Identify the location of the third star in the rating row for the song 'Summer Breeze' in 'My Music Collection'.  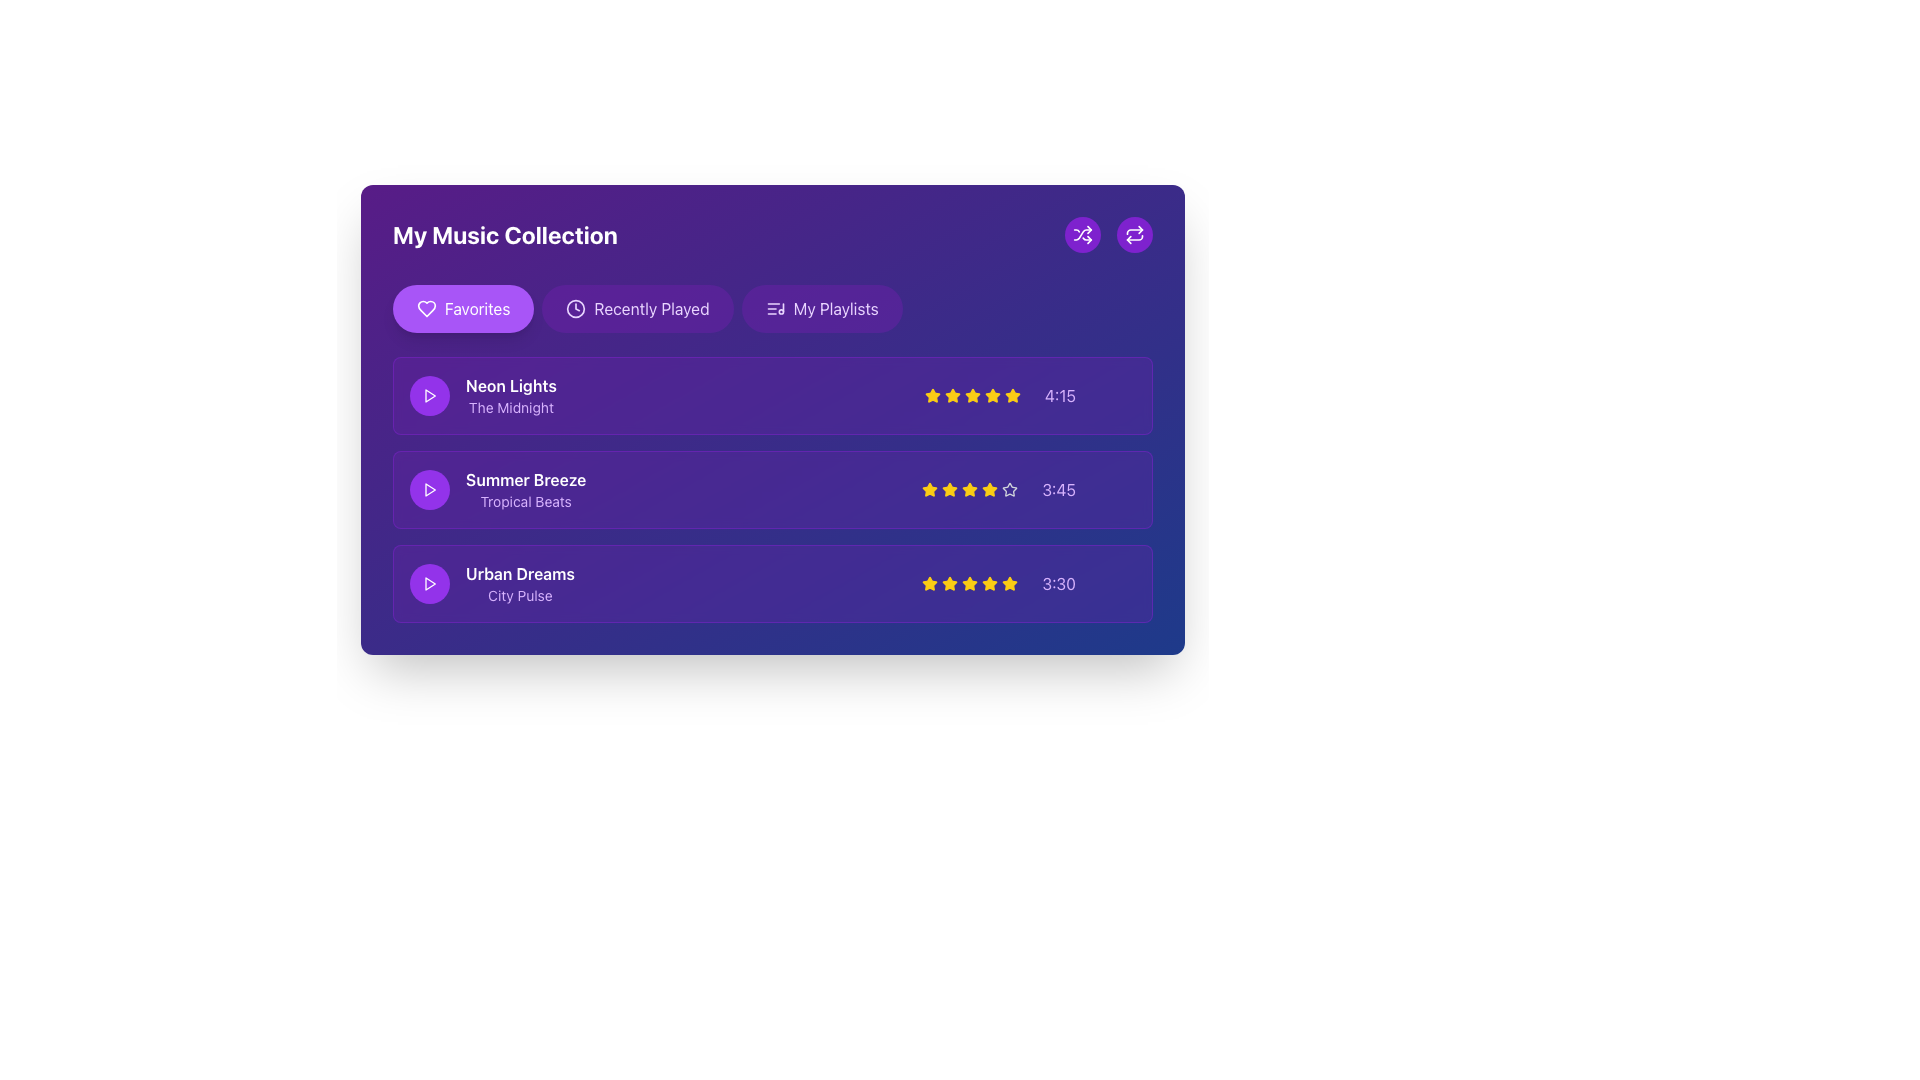
(969, 489).